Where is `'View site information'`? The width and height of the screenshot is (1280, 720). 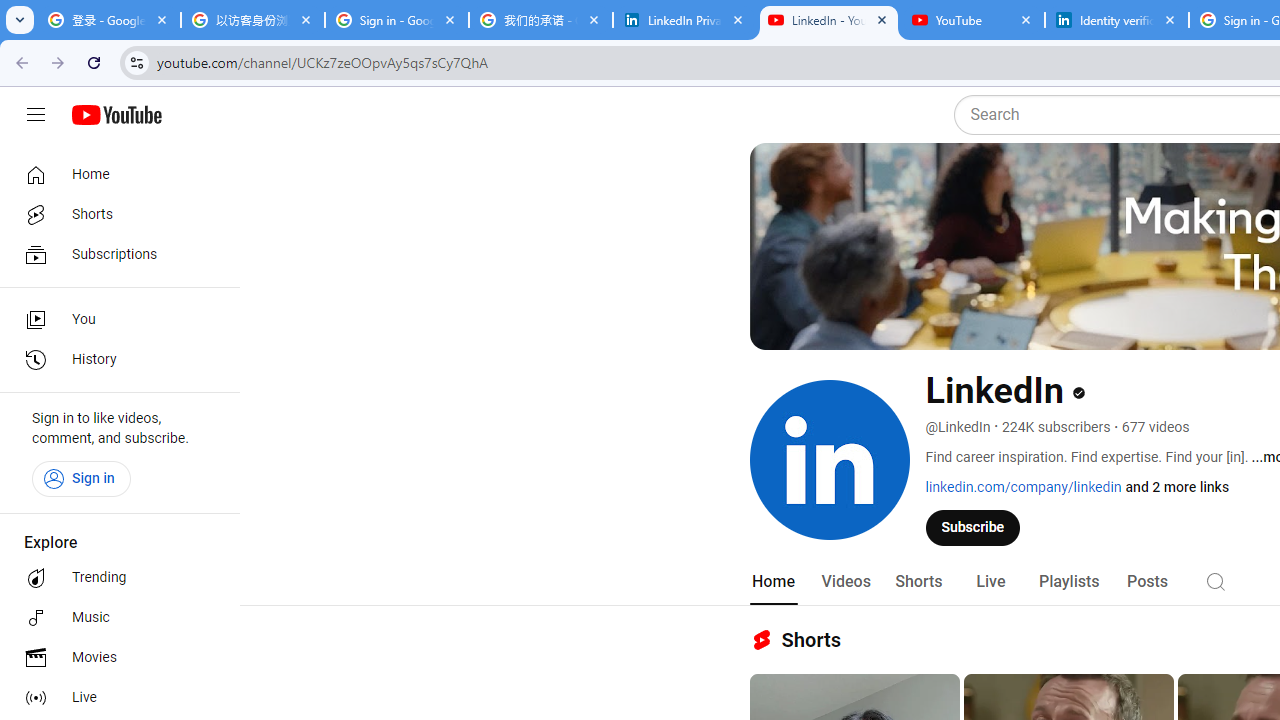 'View site information' is located at coordinates (135, 61).